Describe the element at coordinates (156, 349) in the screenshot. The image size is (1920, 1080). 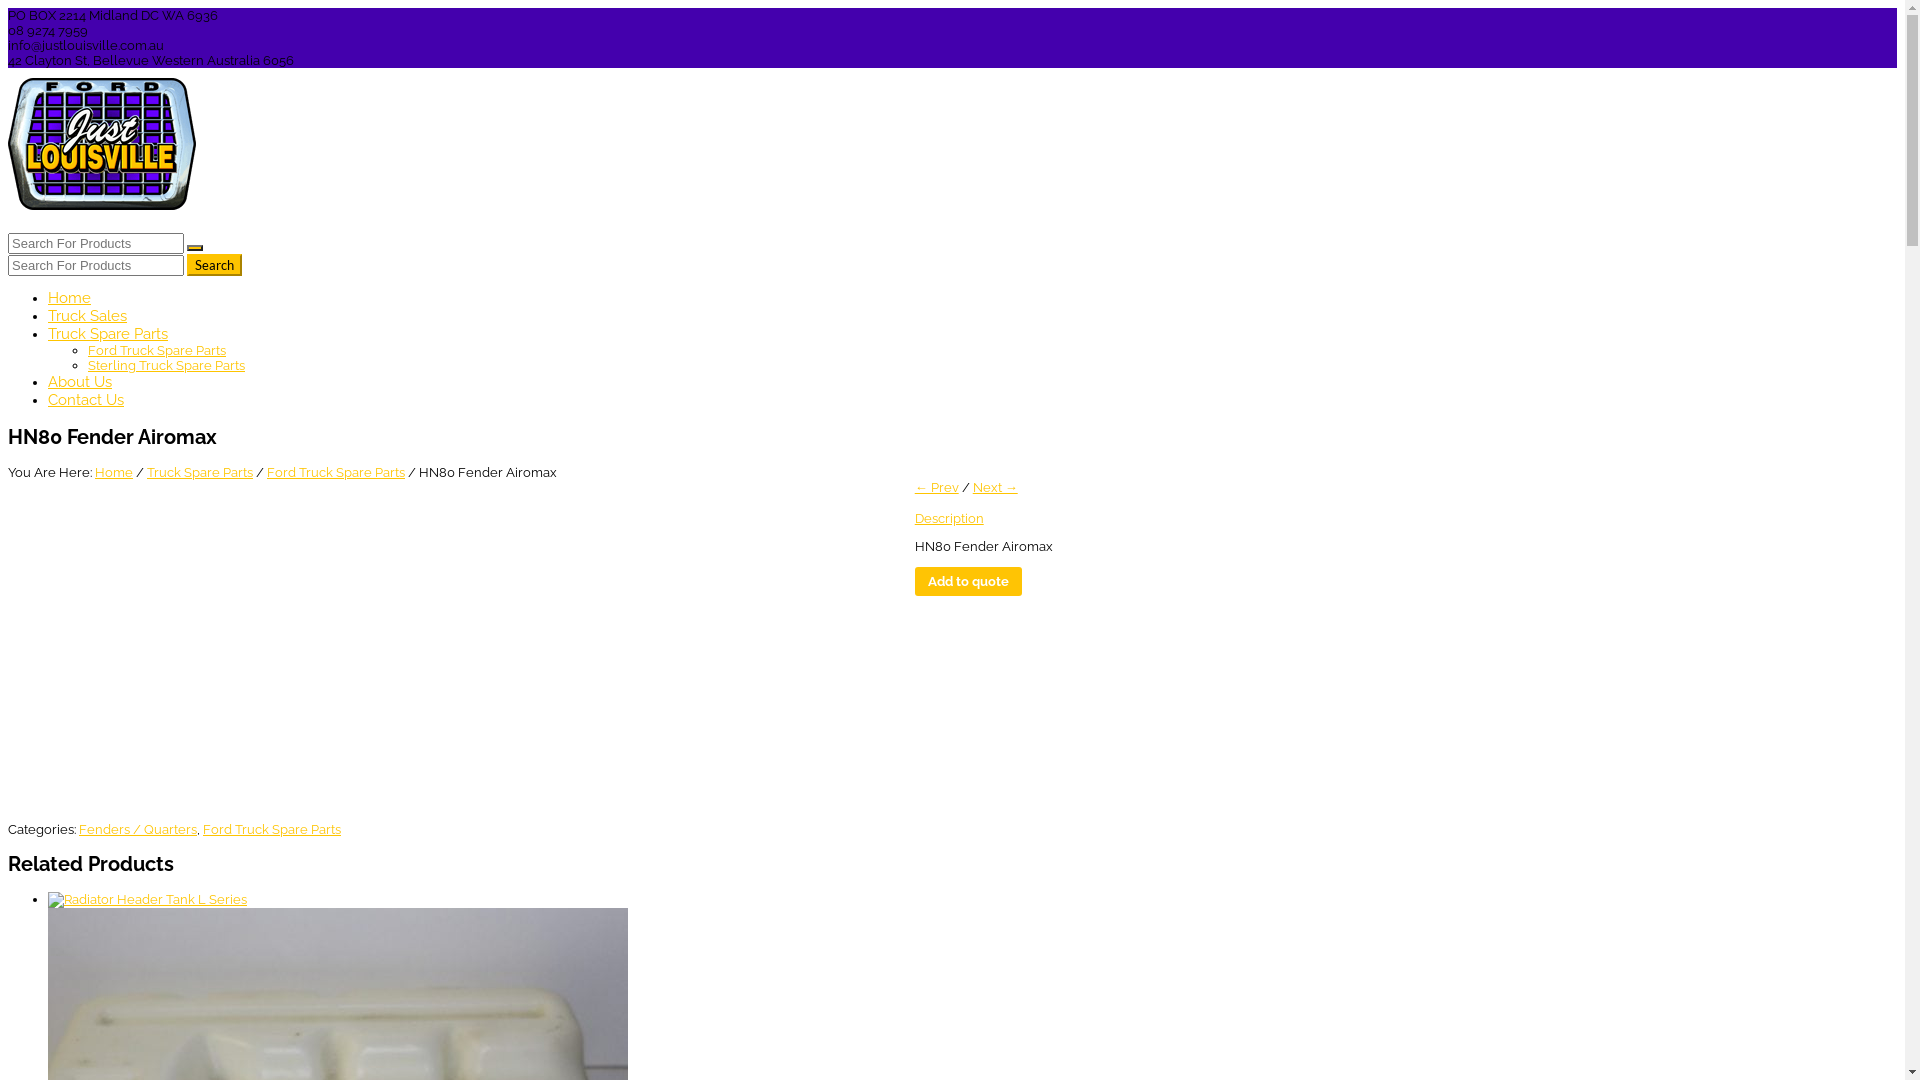
I see `'Ford Truck Spare Parts'` at that location.